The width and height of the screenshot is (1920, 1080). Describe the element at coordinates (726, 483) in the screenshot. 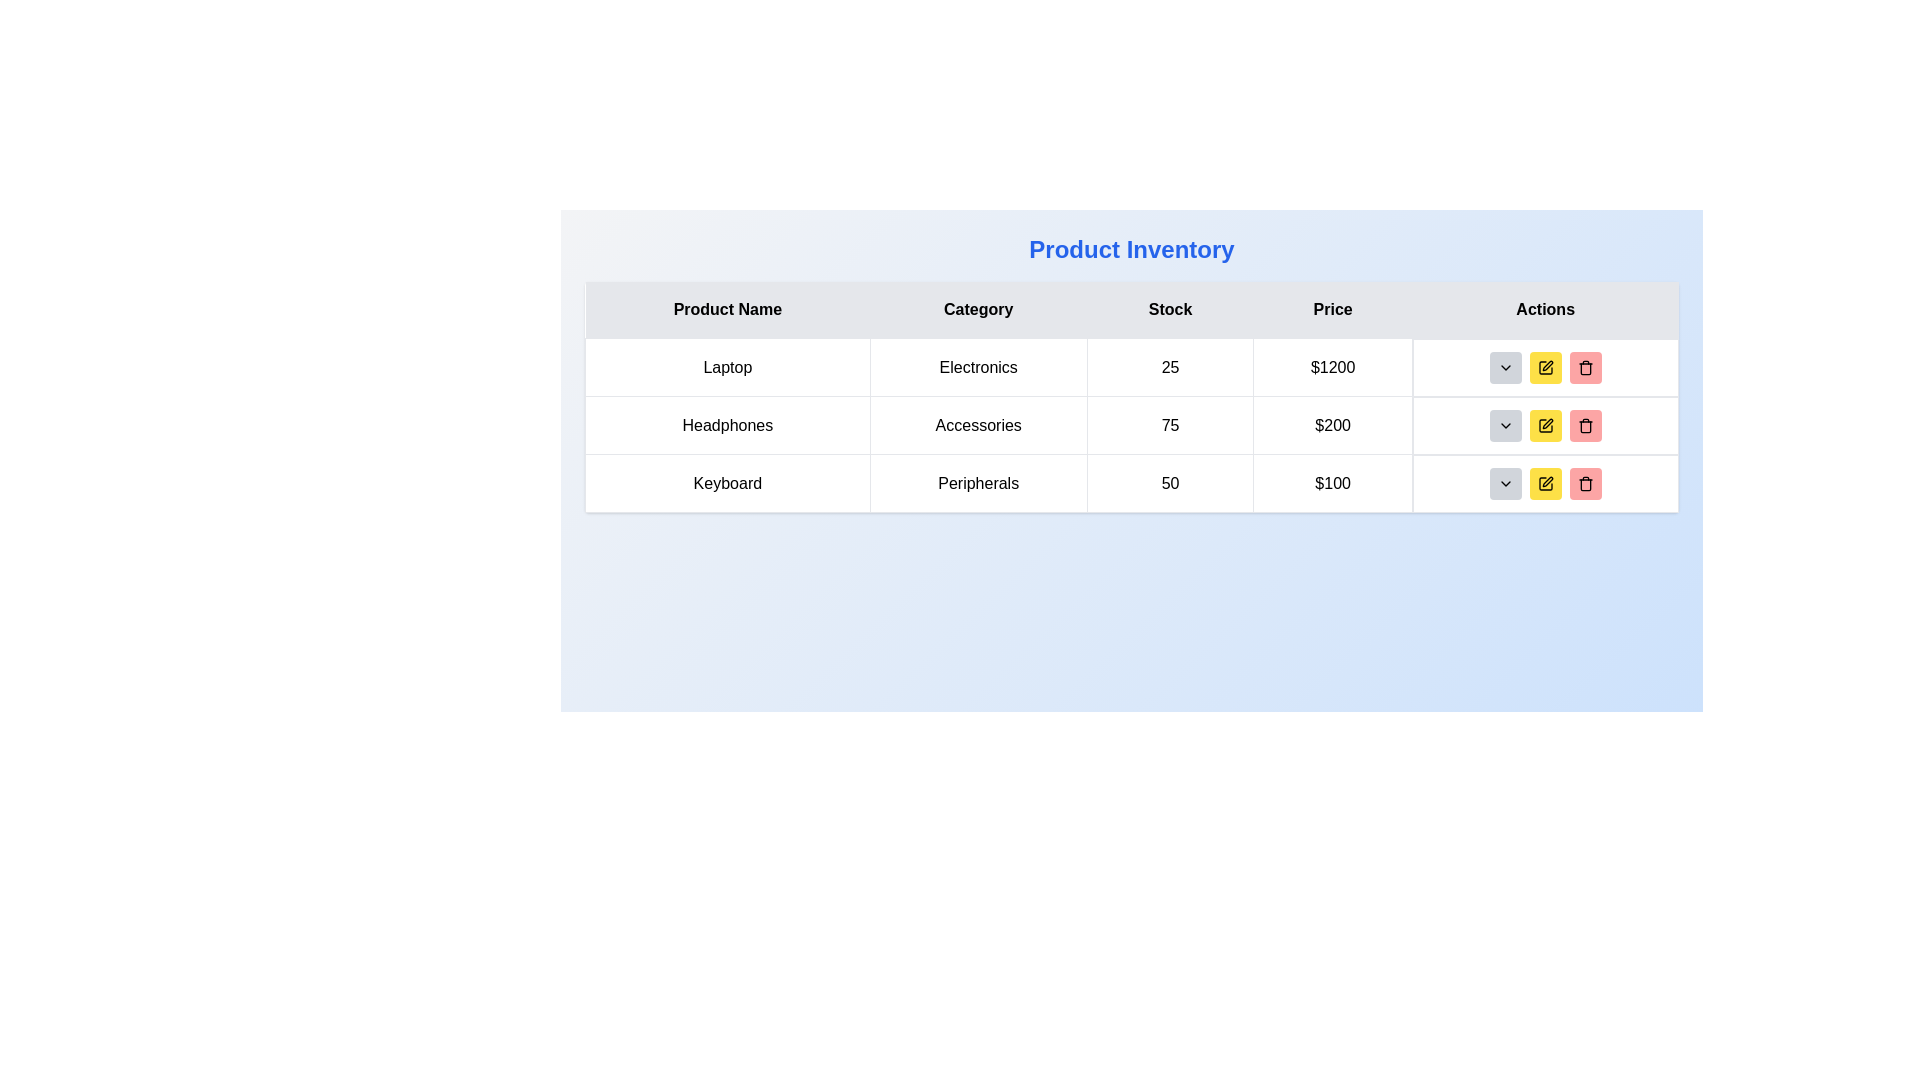

I see `the static text display showing 'Keyboard' located in the first cell of the third row under the 'Product Name' column in the table` at that location.